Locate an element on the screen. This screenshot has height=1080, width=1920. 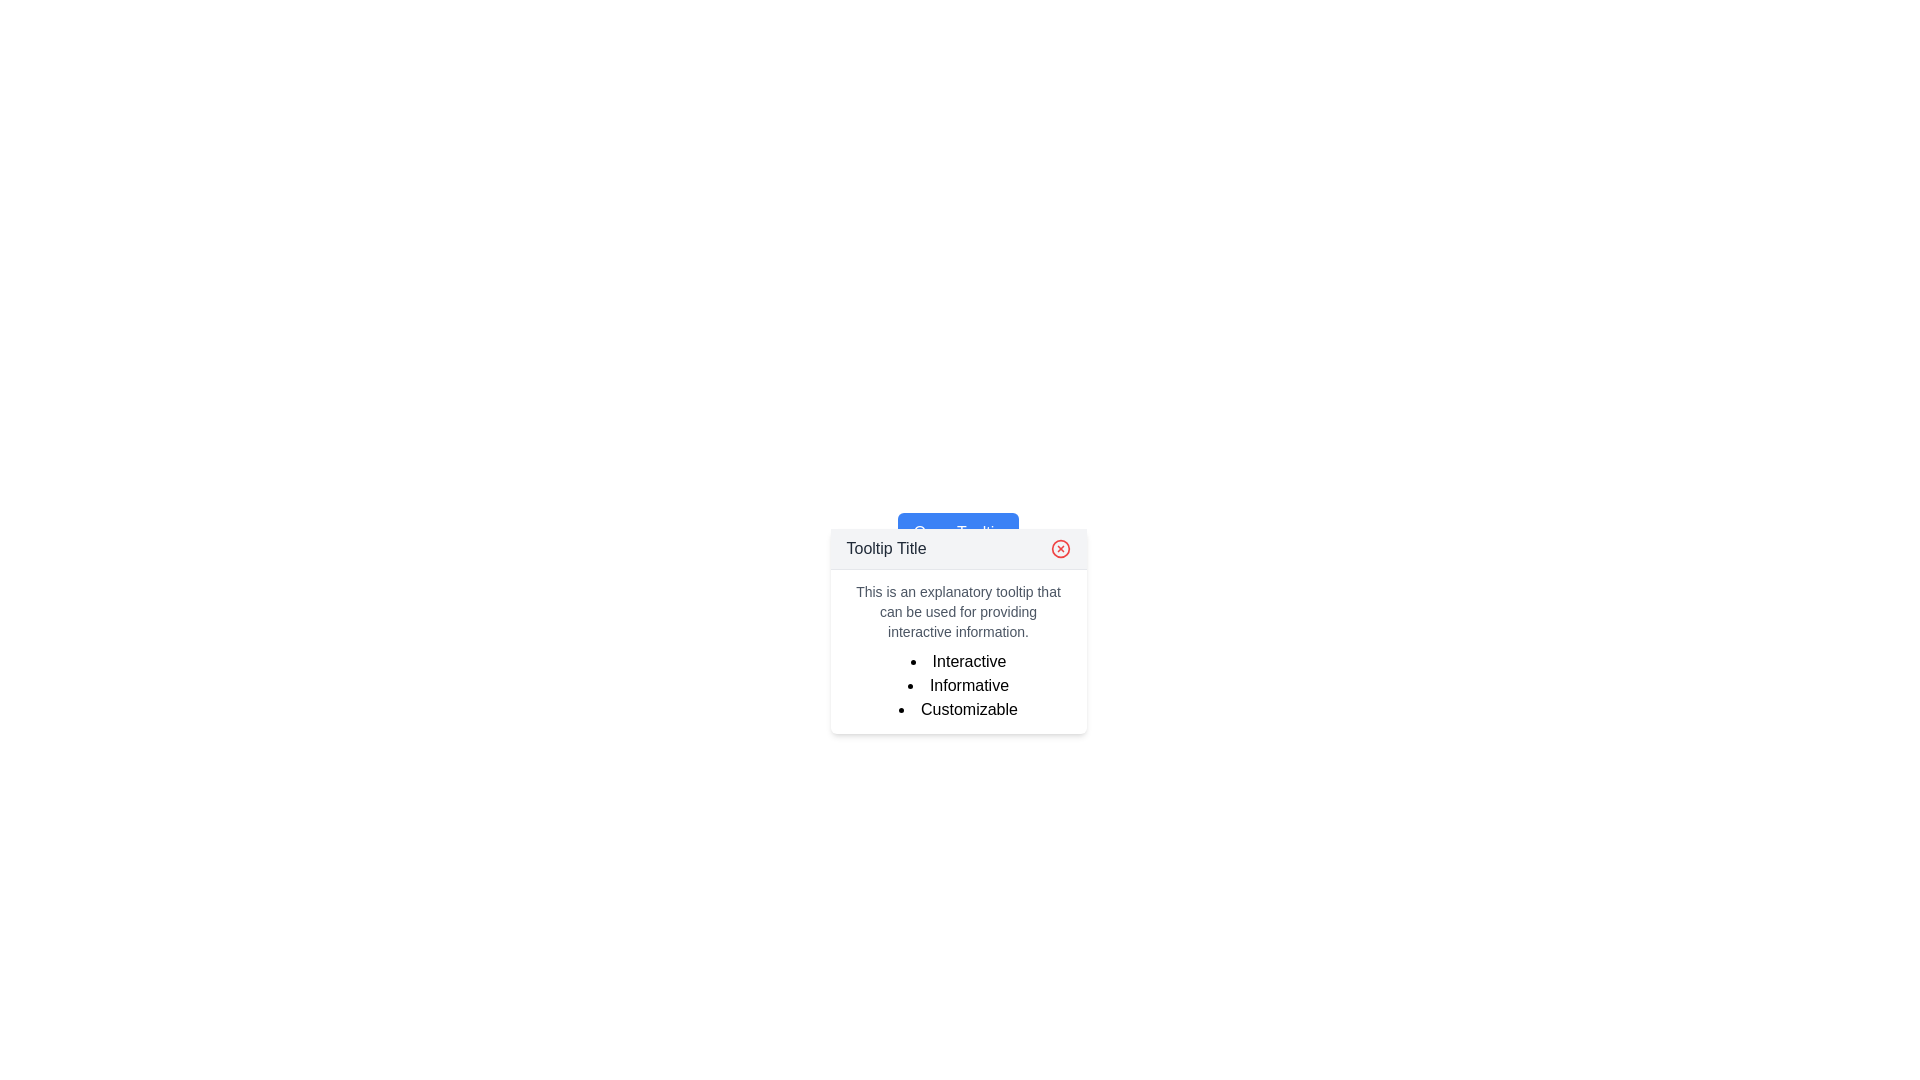
the close button located in the top-right corner of the tooltip dialog is located at coordinates (1059, 548).